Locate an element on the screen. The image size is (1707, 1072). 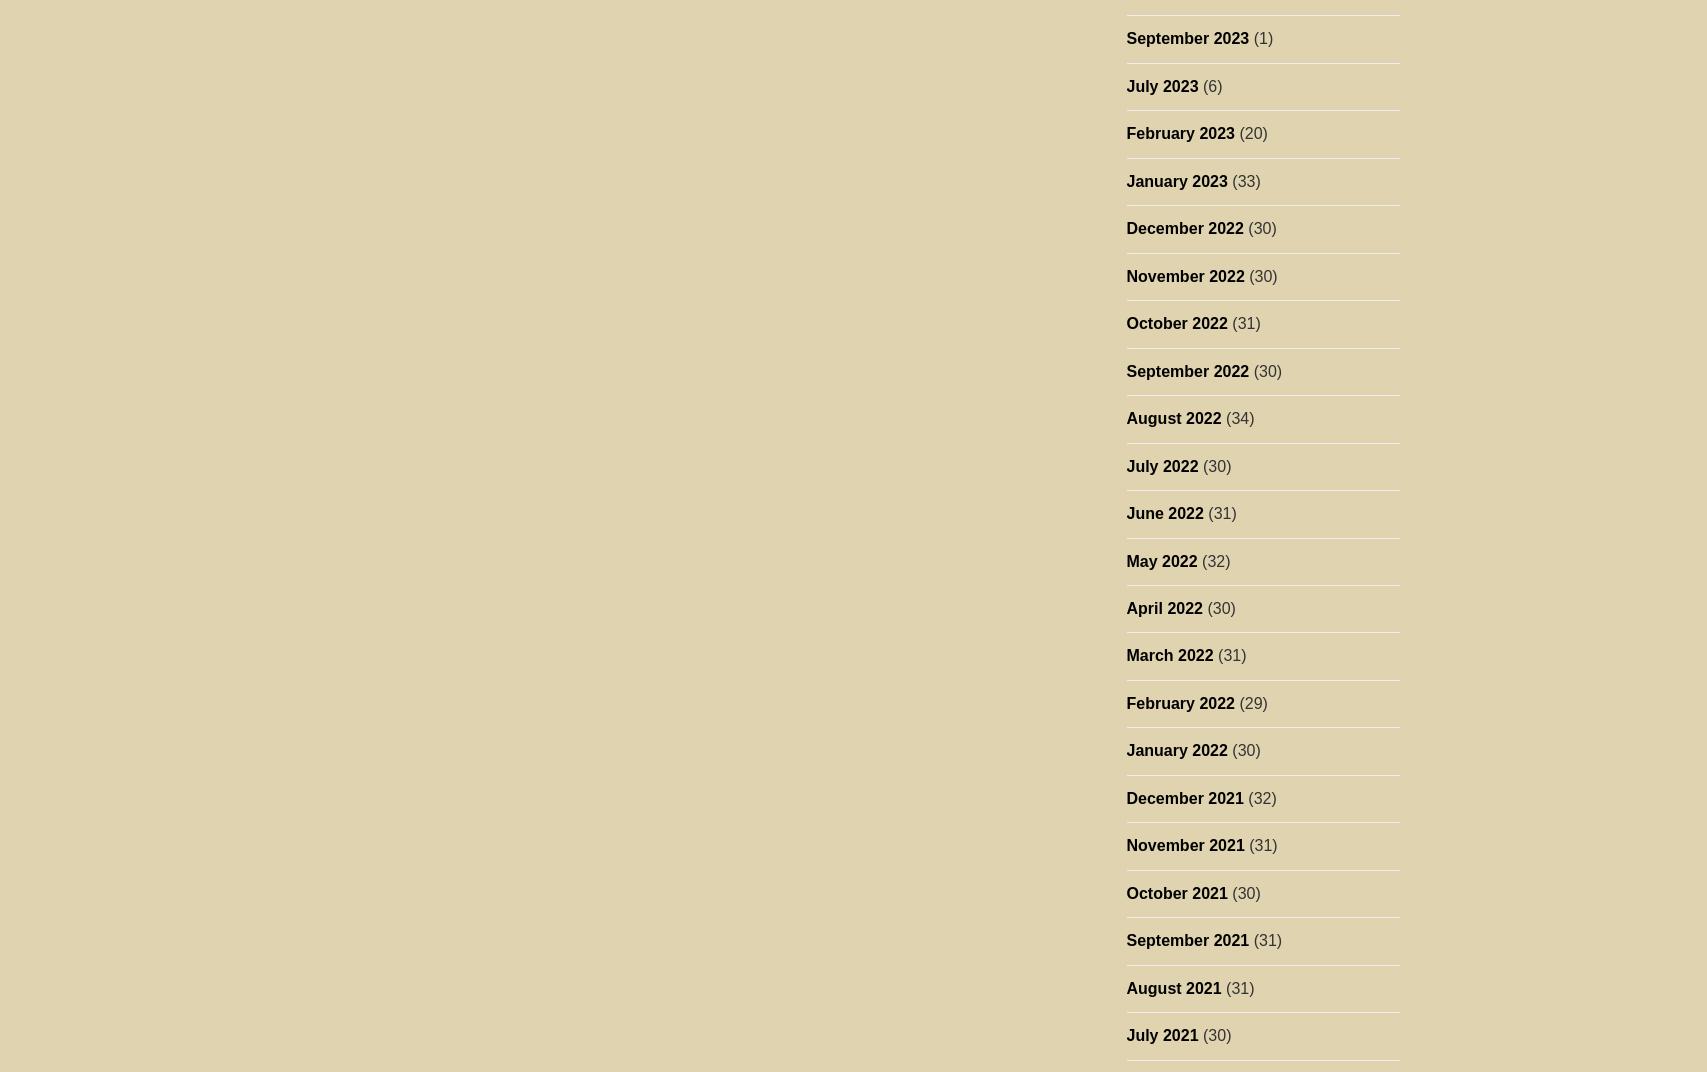
'(6)' is located at coordinates (1208, 85).